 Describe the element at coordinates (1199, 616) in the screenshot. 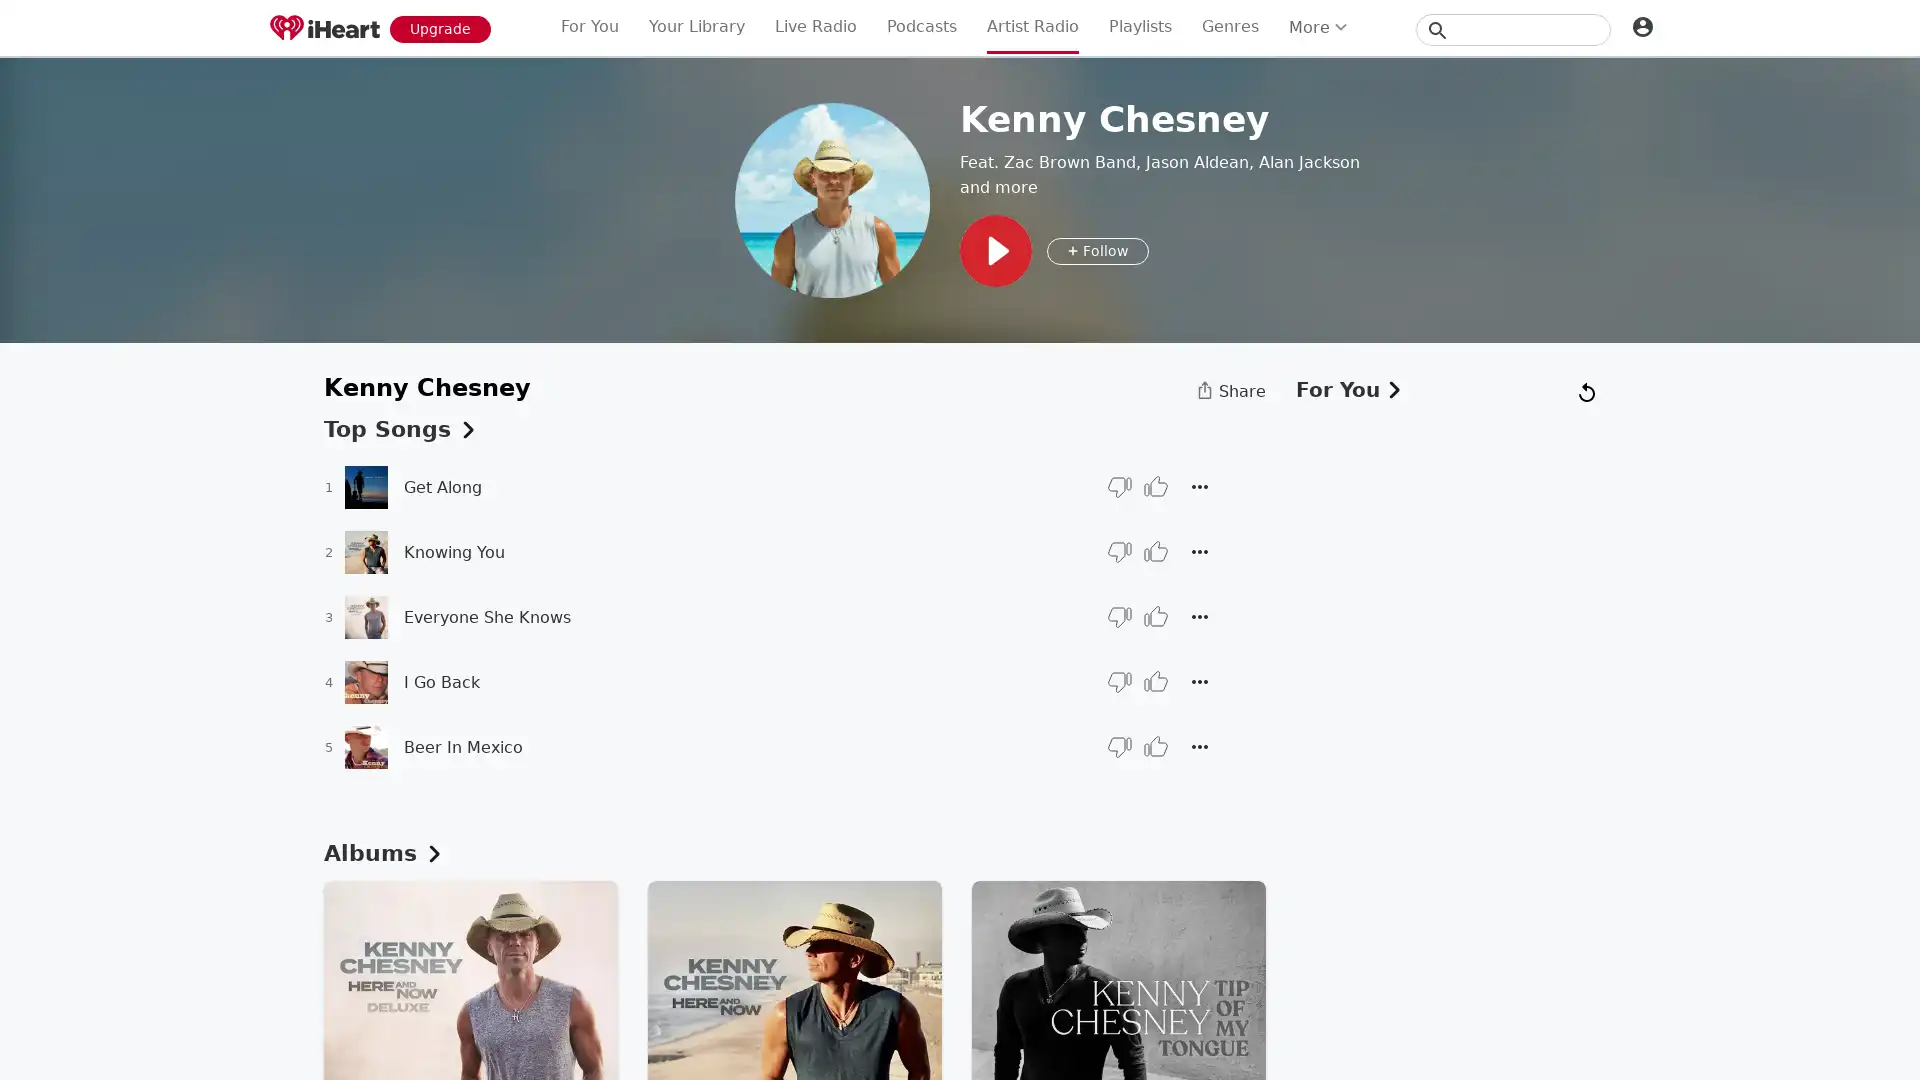

I see `More` at that location.